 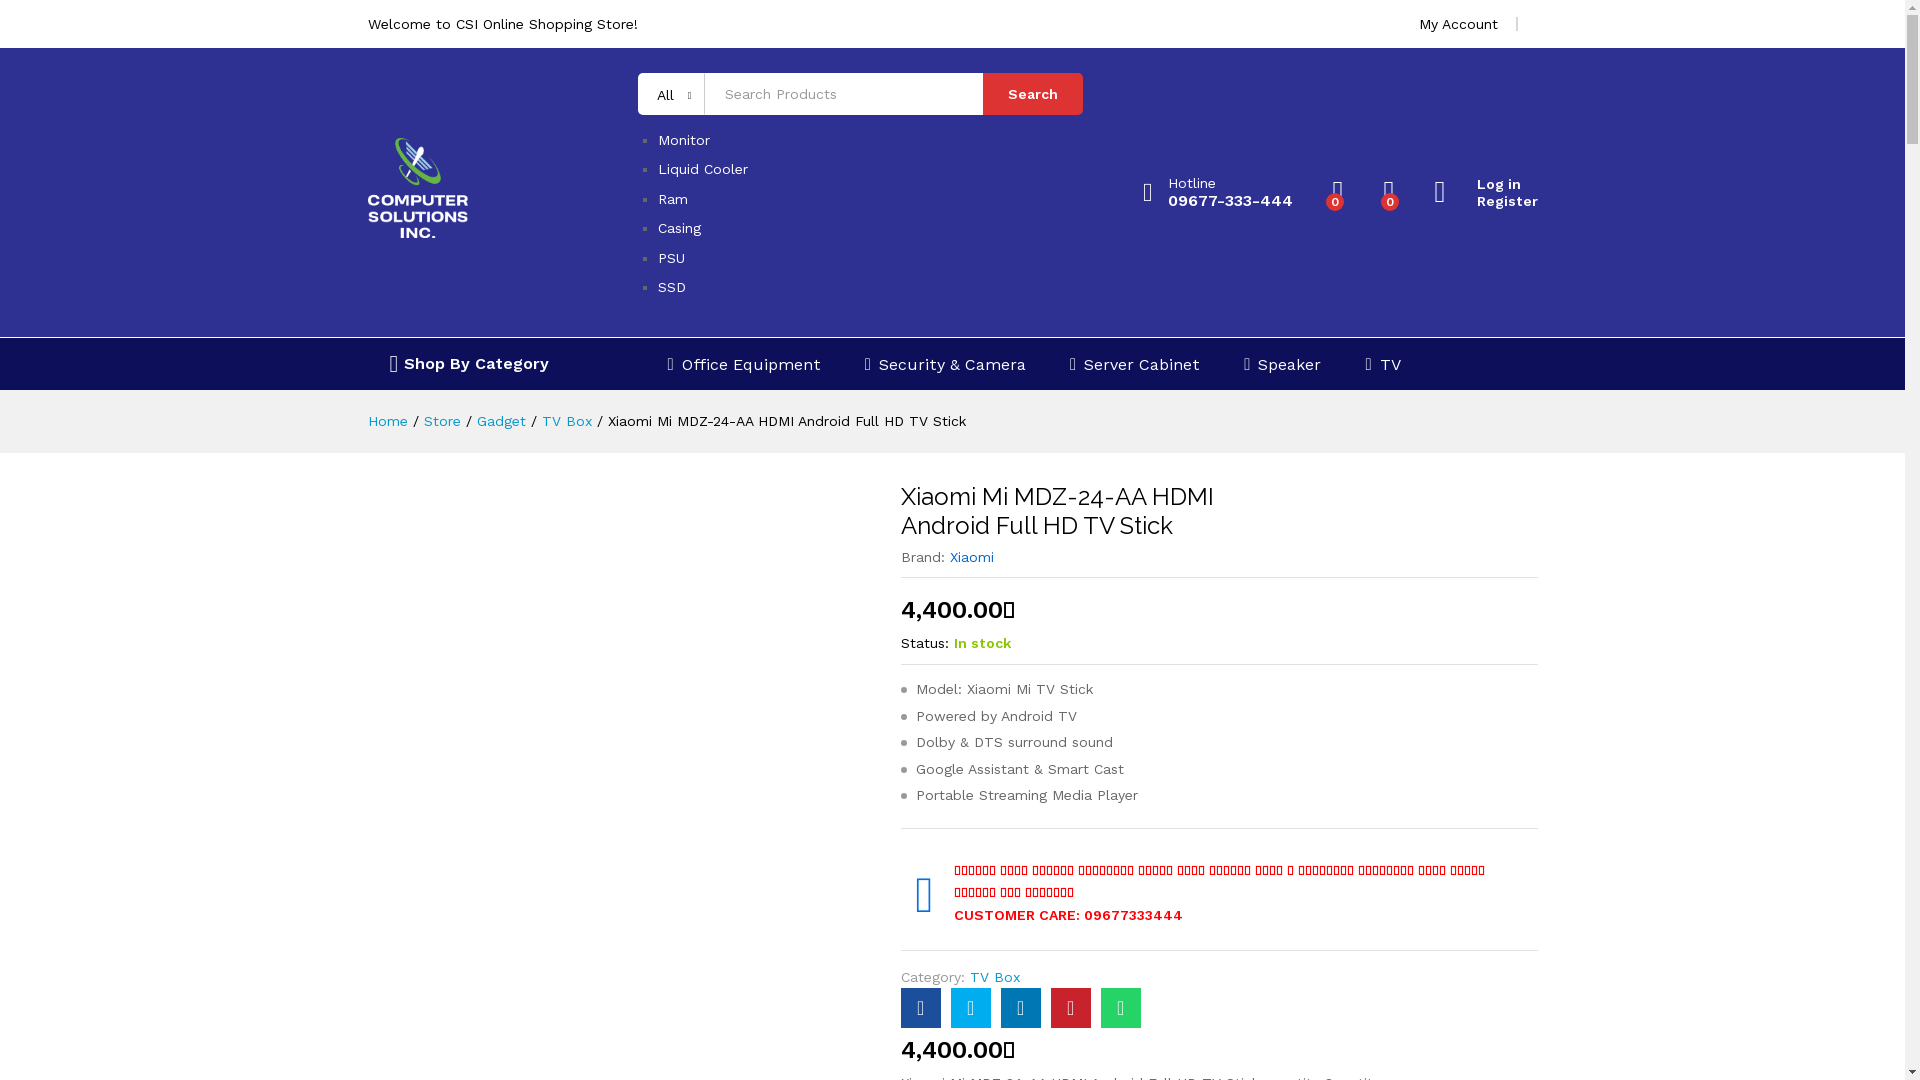 What do you see at coordinates (971, 556) in the screenshot?
I see `'Xiaomi'` at bounding box center [971, 556].